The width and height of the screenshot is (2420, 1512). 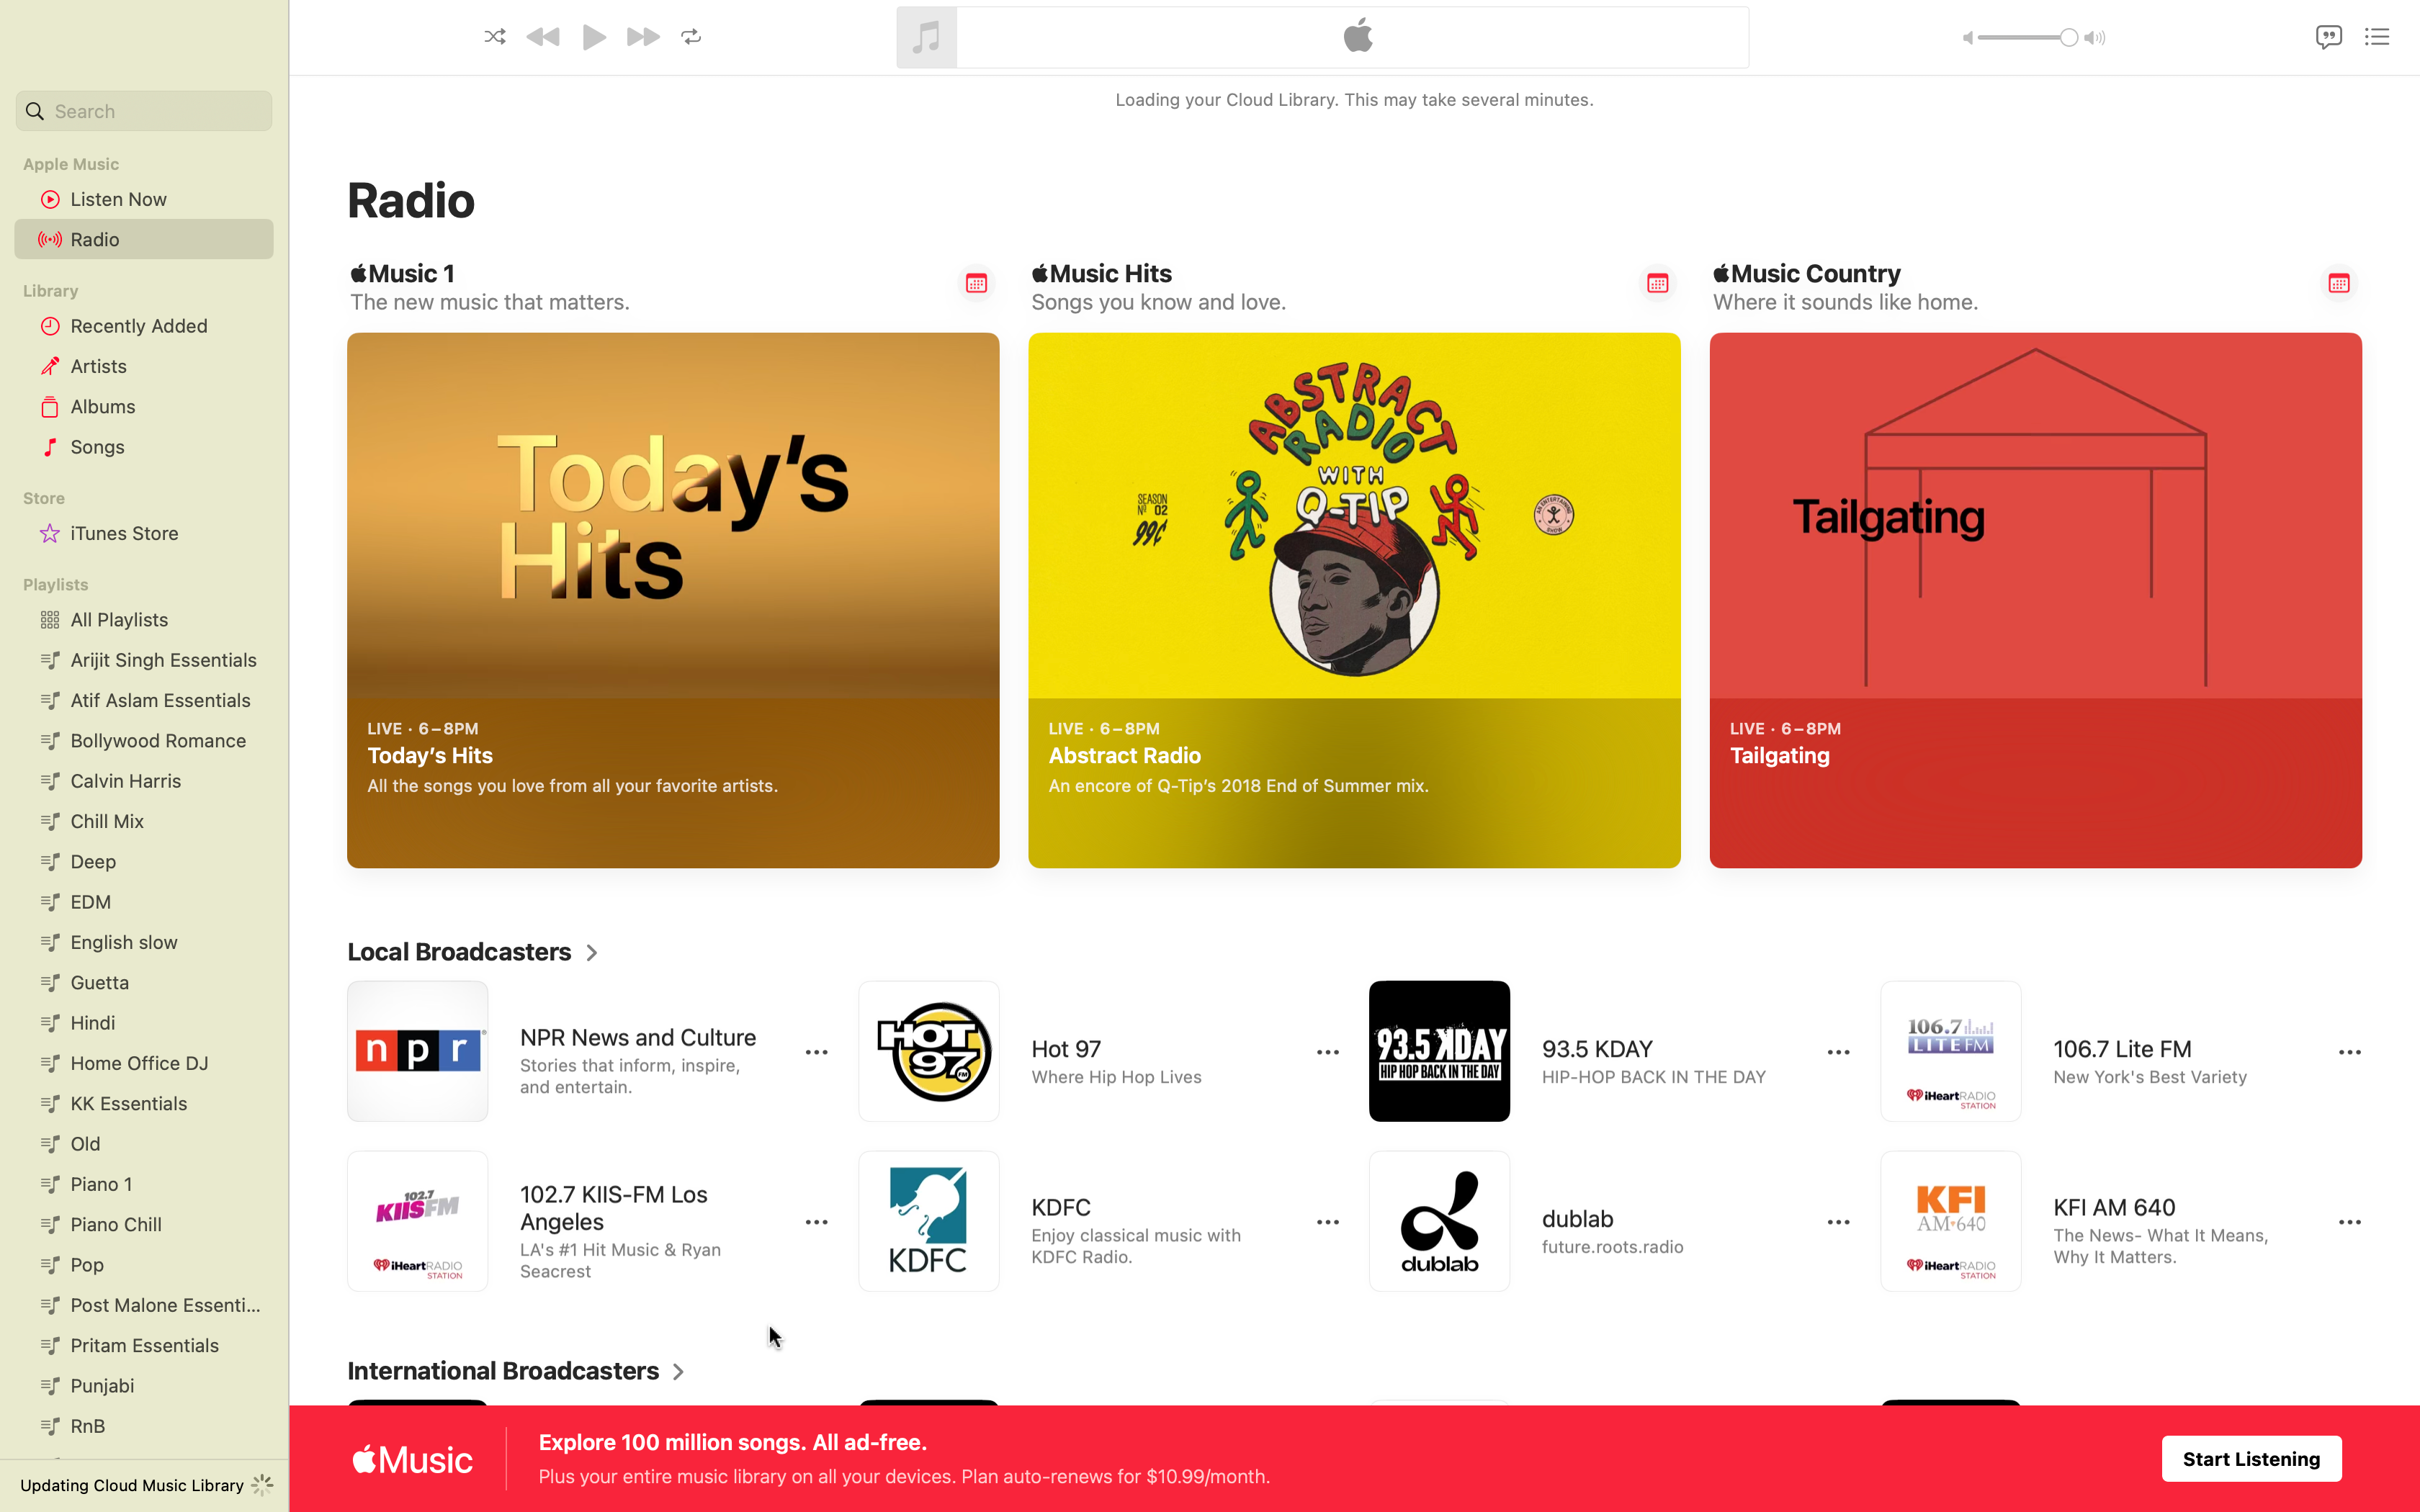 What do you see at coordinates (1592, 1221) in the screenshot?
I see `Dublab broadcast` at bounding box center [1592, 1221].